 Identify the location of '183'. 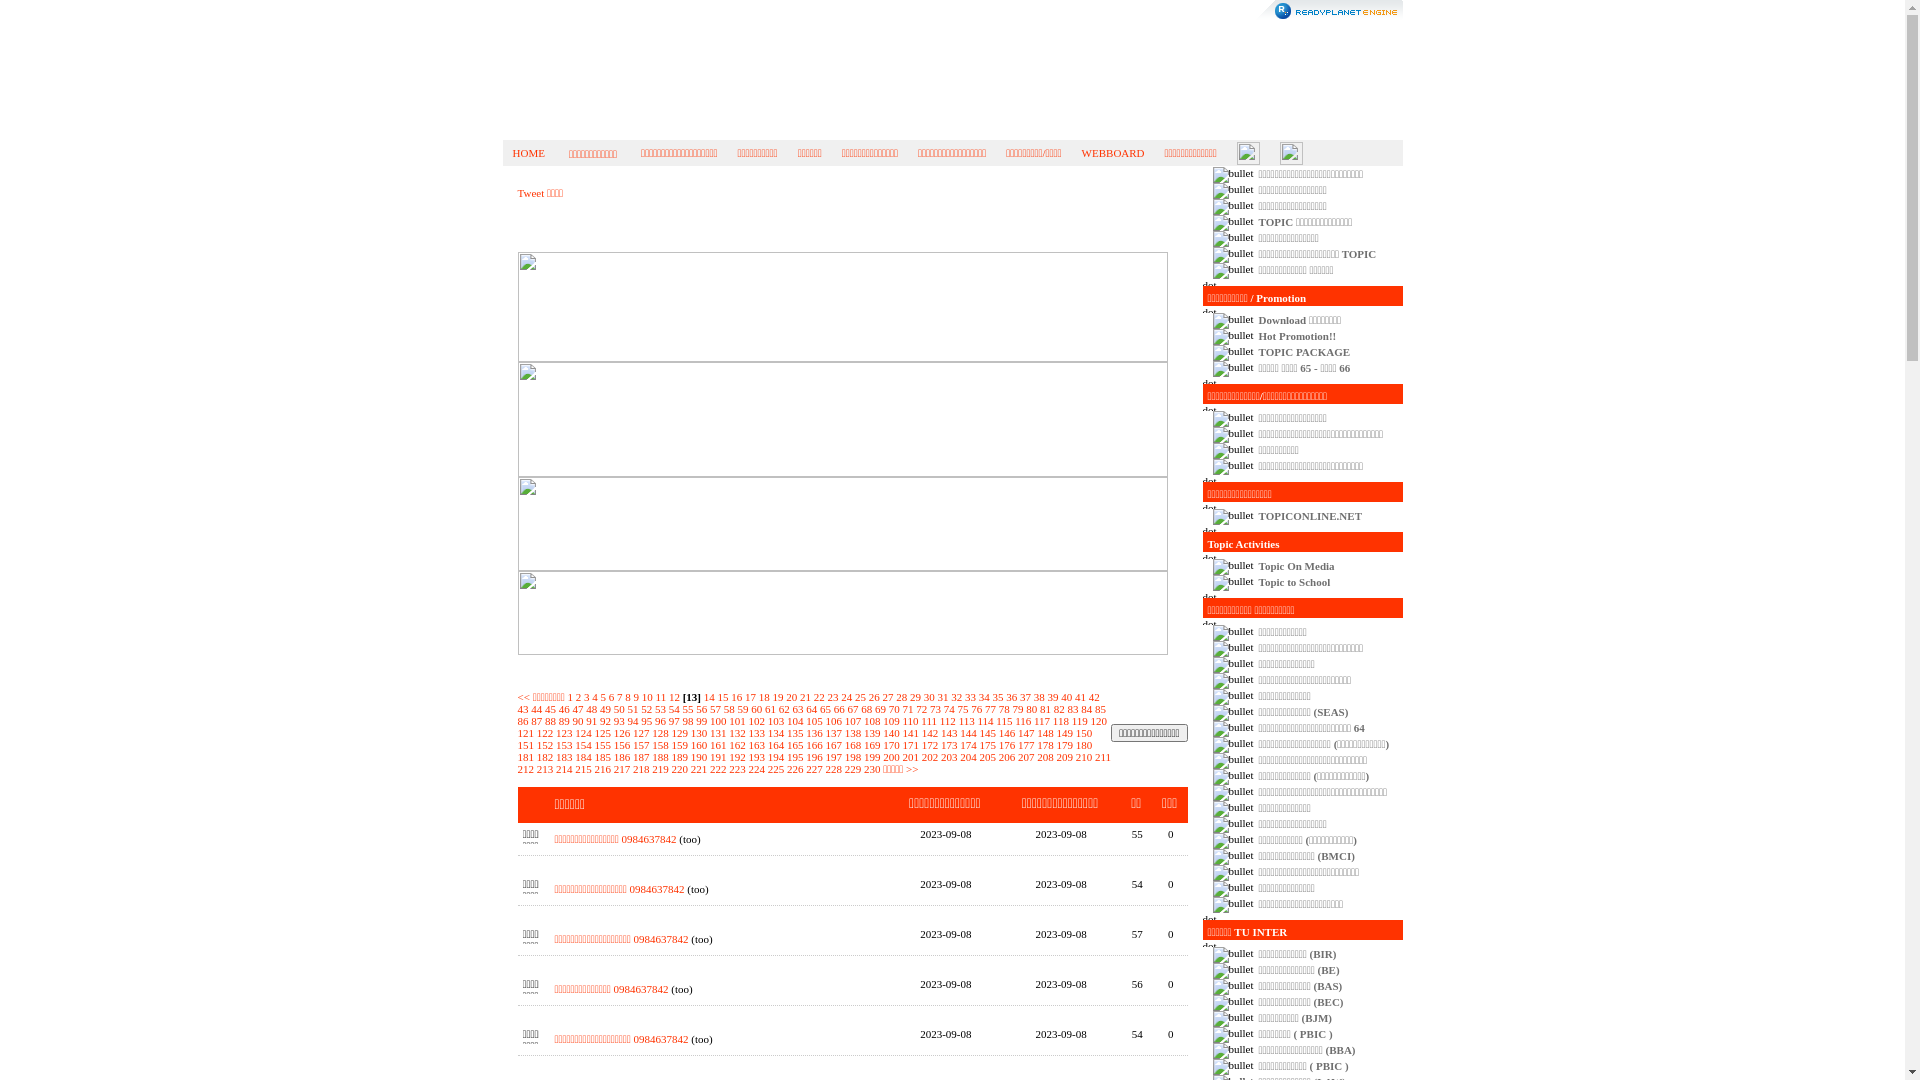
(563, 756).